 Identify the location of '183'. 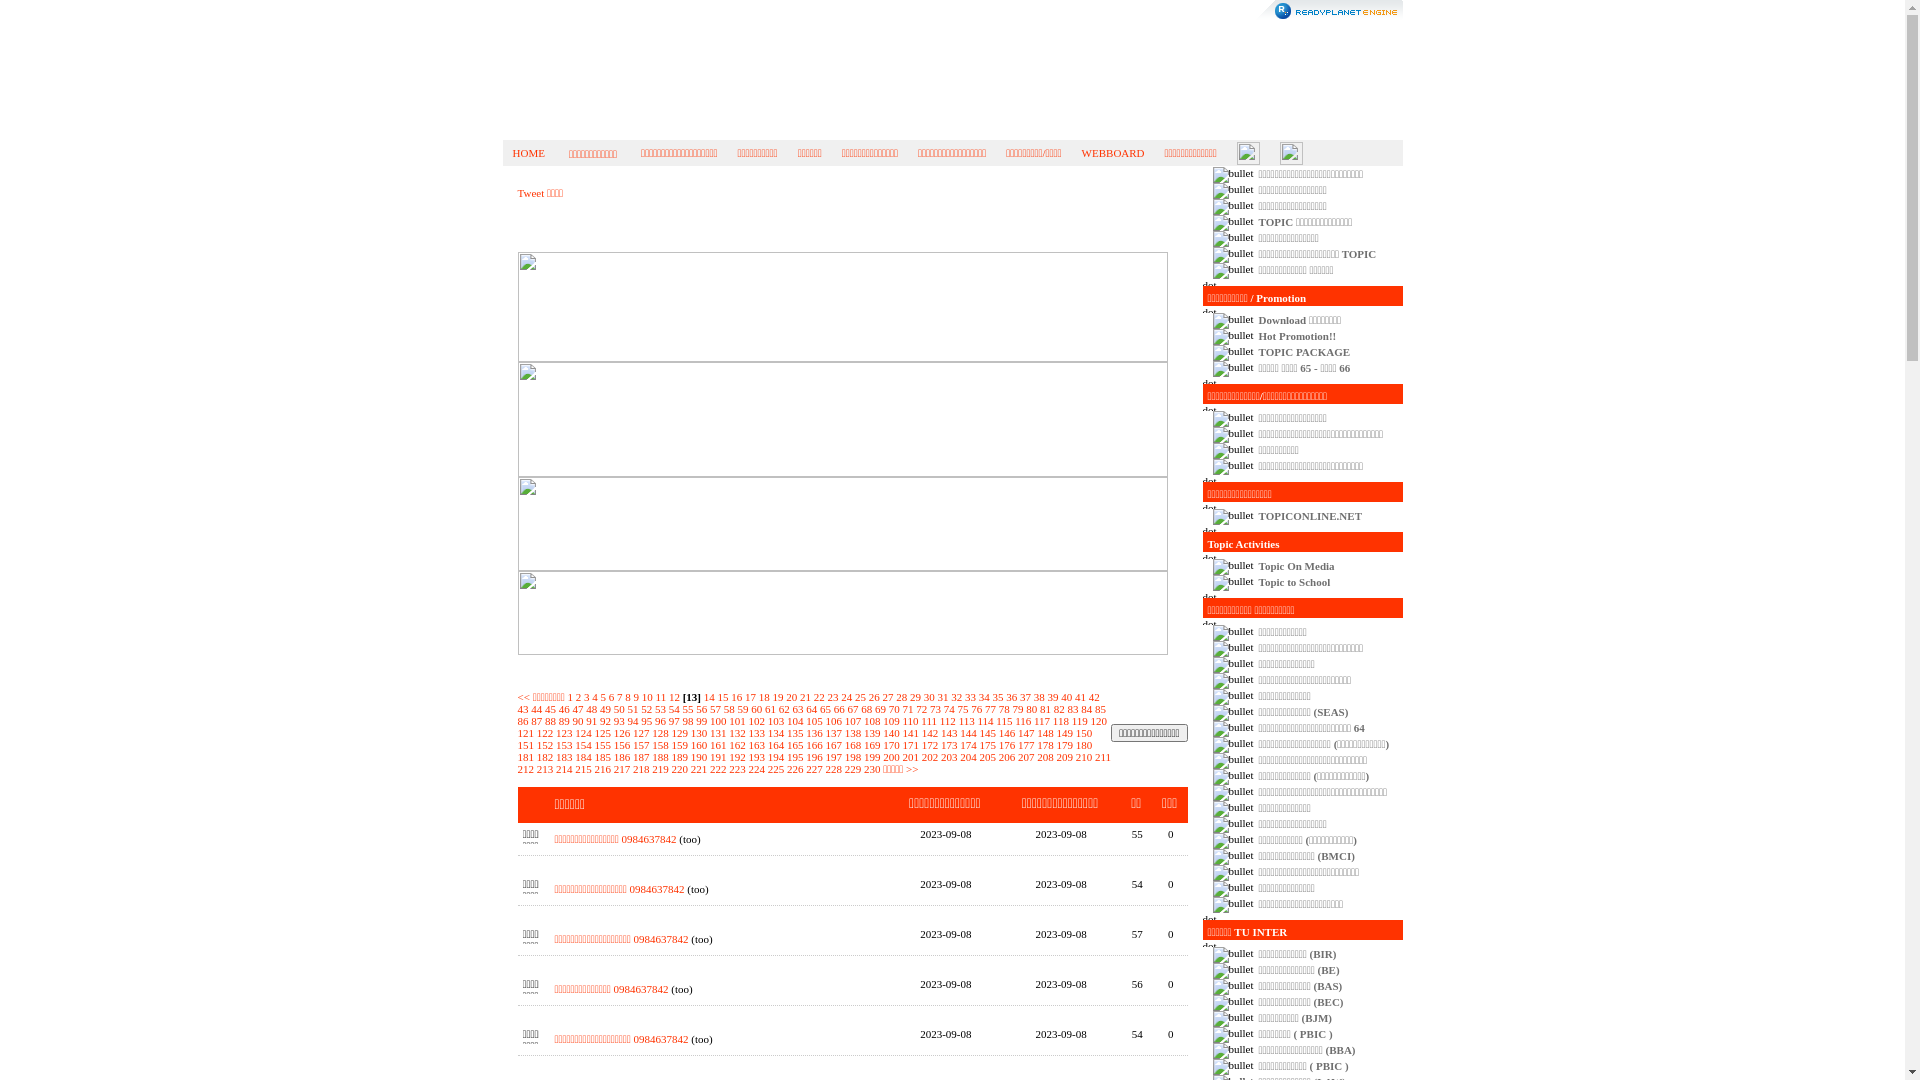
(563, 756).